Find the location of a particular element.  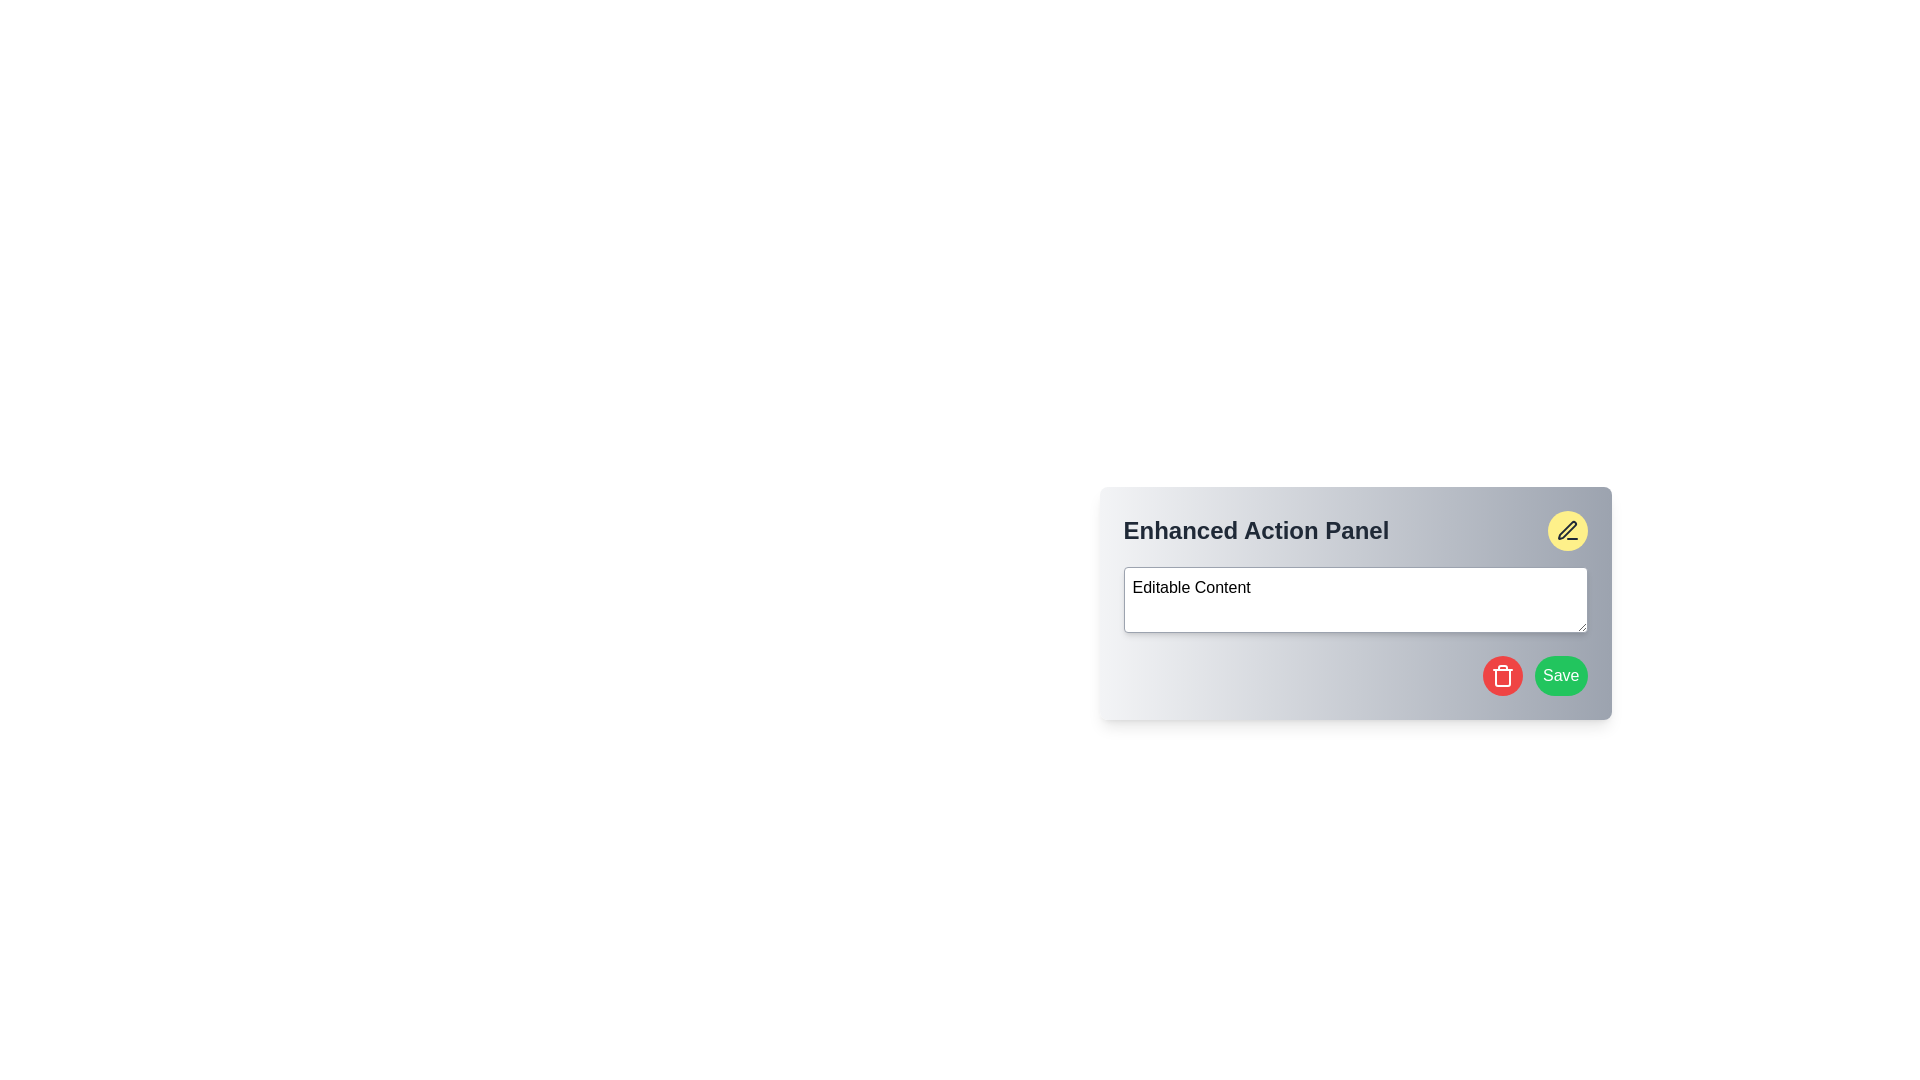

the pen-shaped icon on the yellow circular background located at the top-right corner of the 'Enhanced Action Panel' to initiate editing is located at coordinates (1566, 530).